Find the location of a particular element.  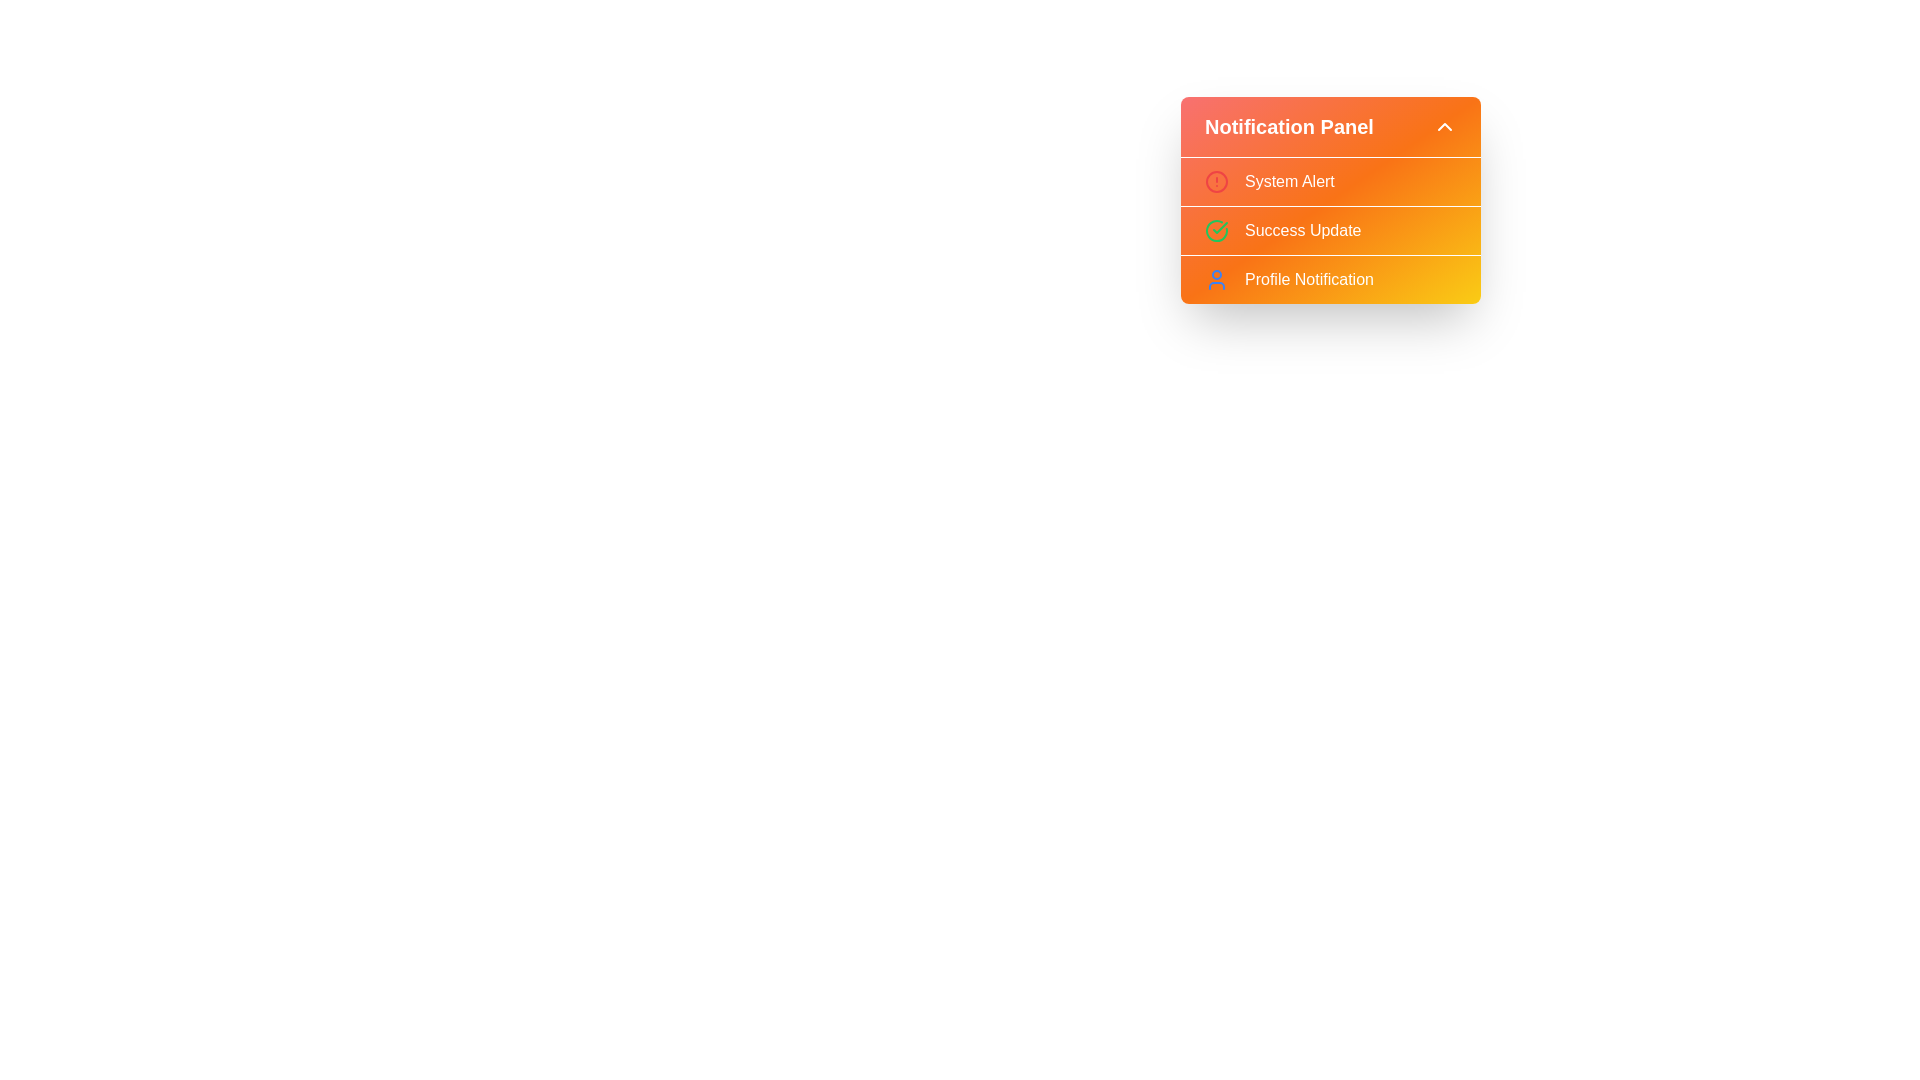

the notification item Success Update from the list is located at coordinates (1330, 229).